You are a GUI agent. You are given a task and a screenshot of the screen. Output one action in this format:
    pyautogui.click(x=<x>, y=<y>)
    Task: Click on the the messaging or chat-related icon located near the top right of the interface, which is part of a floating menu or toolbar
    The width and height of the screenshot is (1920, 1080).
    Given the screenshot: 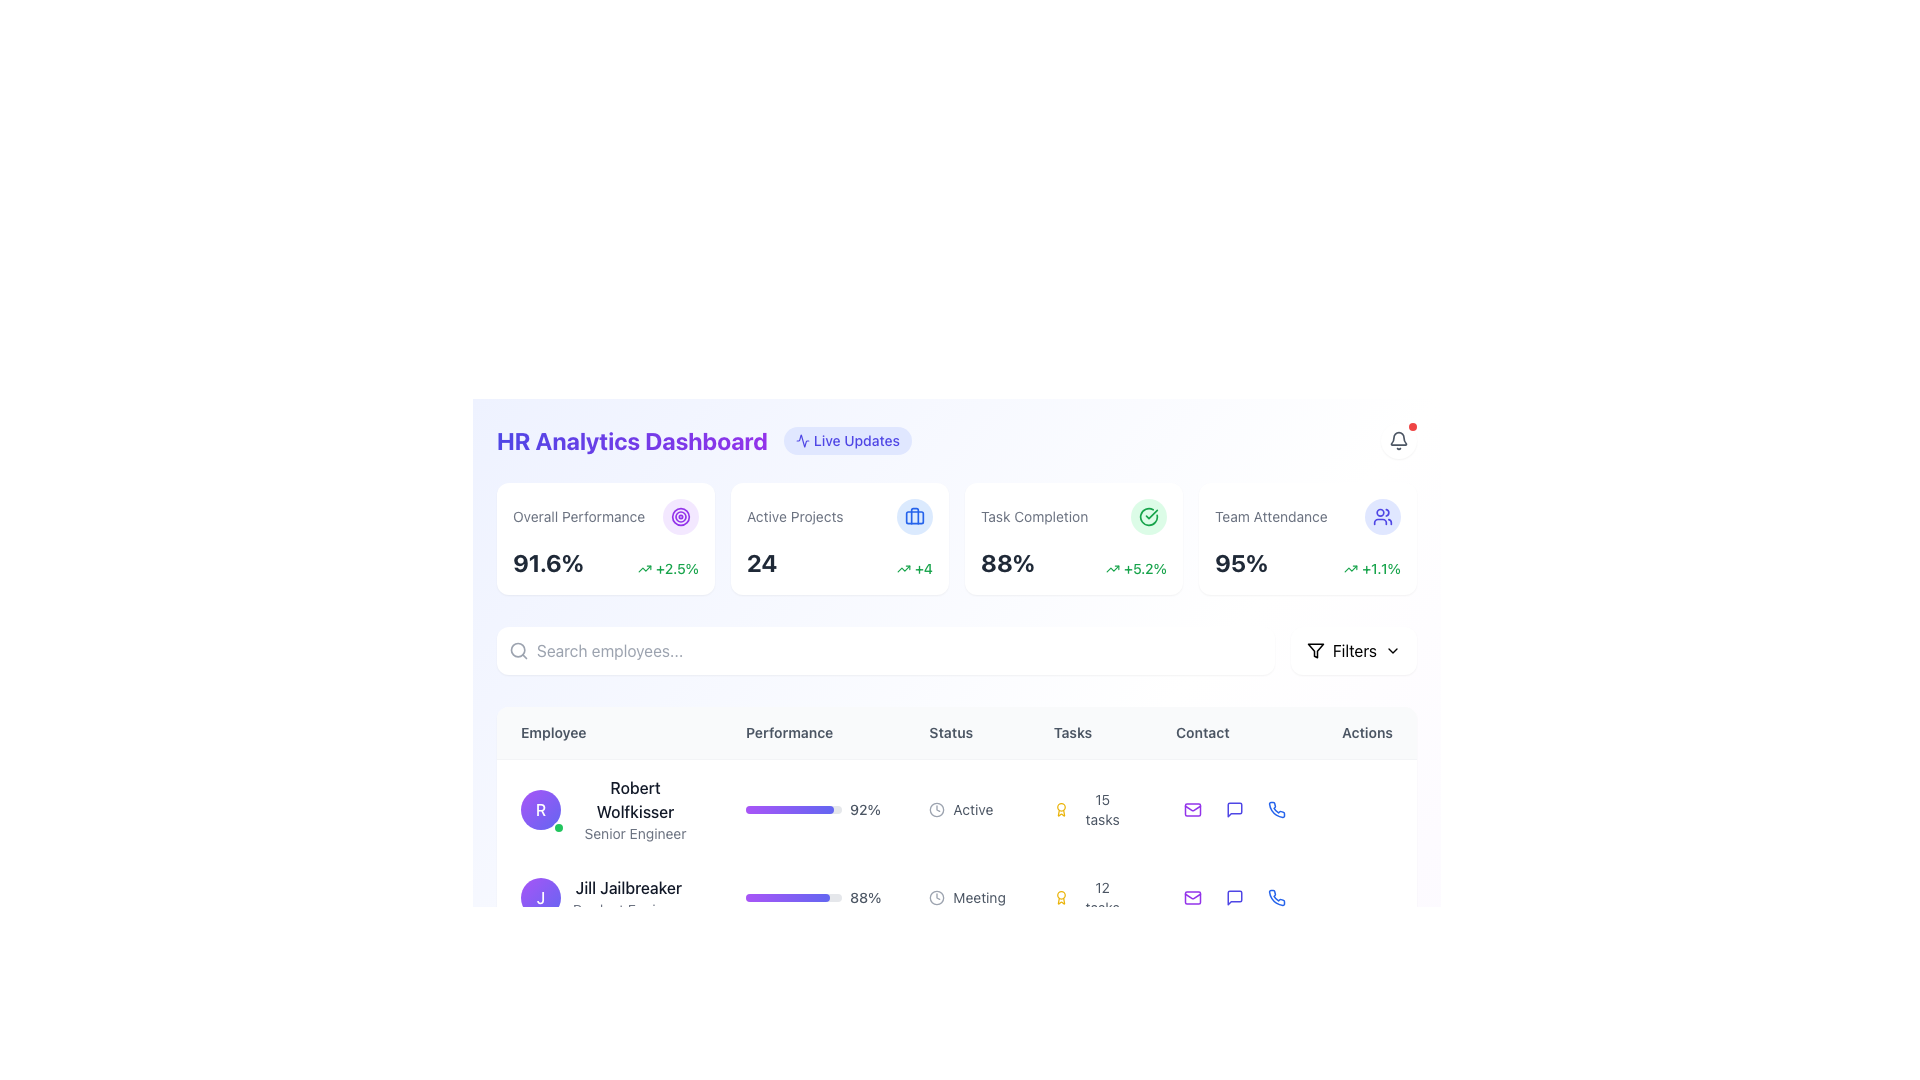 What is the action you would take?
    pyautogui.click(x=1234, y=810)
    